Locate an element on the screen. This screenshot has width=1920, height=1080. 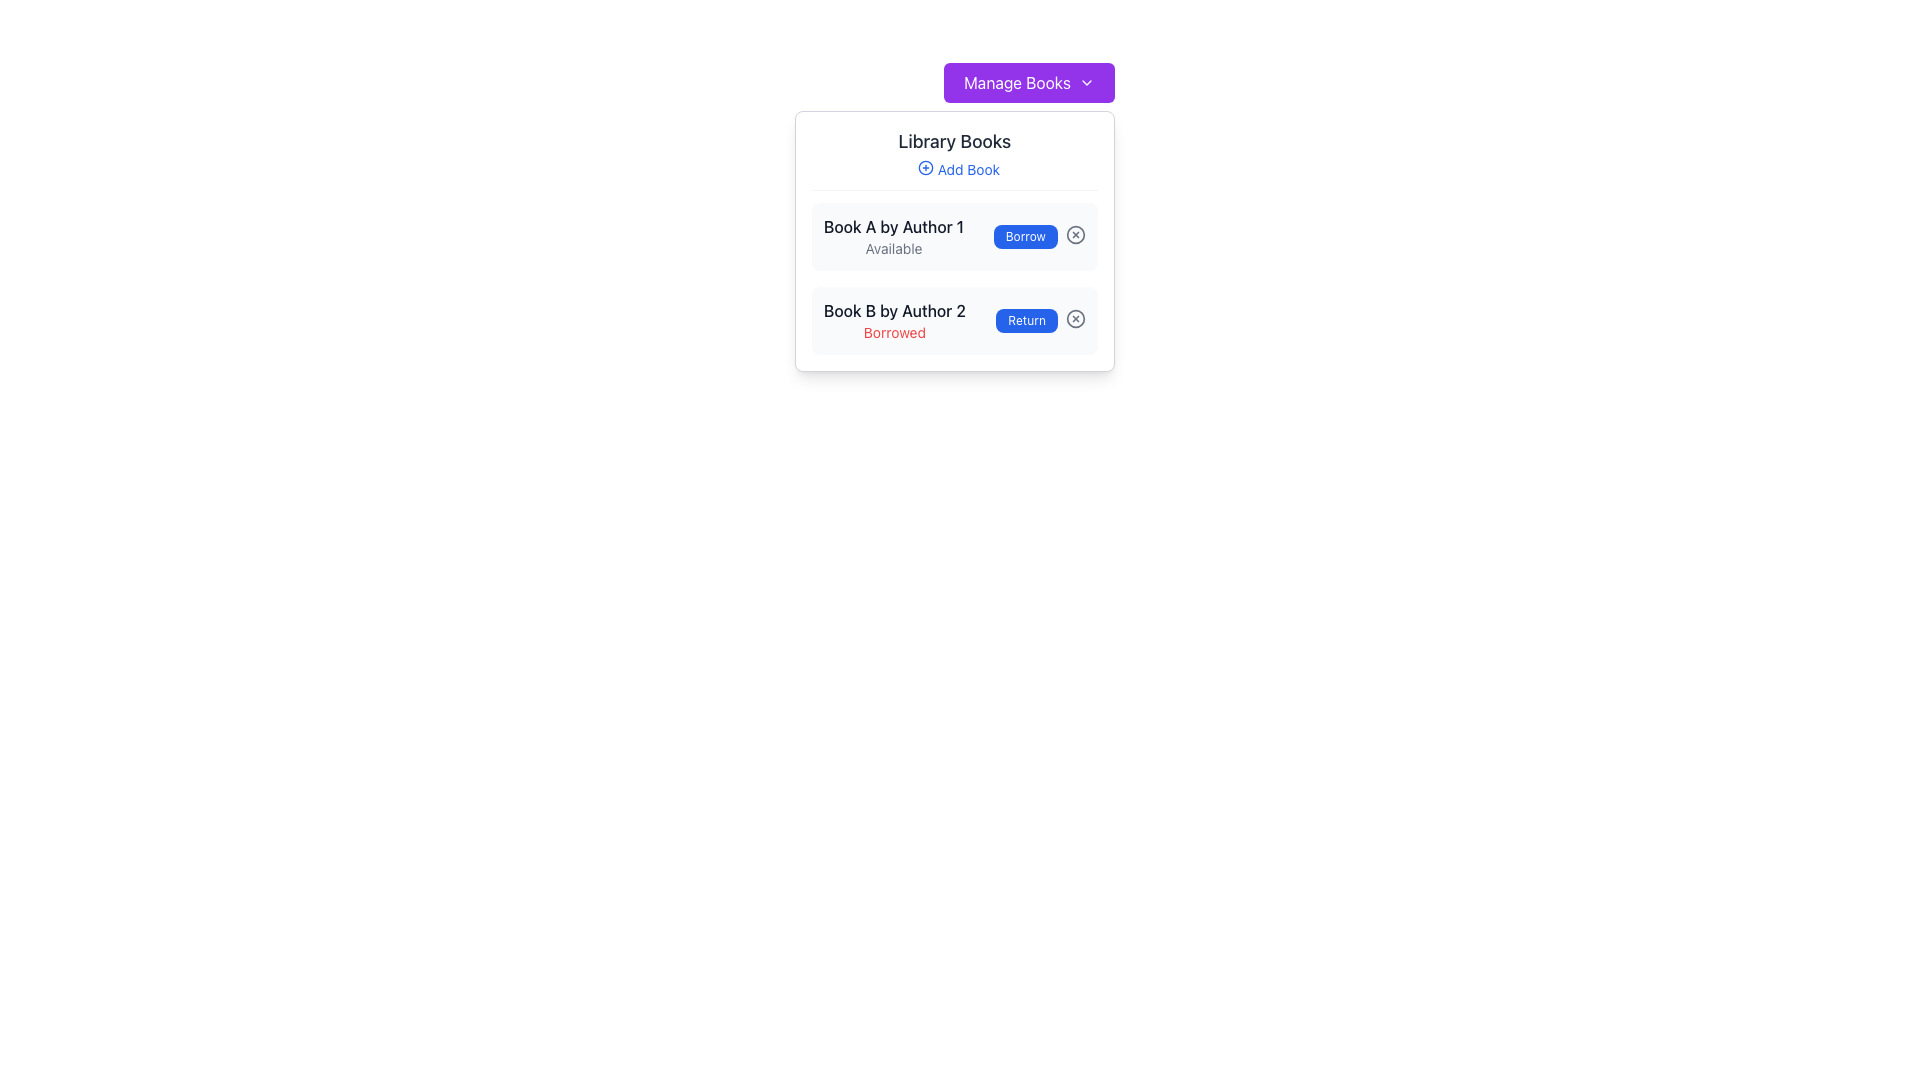
the button on the right side of 'Book A by Author 1' in the 'Library Books' section to initiate borrowing the book is located at coordinates (1025, 235).